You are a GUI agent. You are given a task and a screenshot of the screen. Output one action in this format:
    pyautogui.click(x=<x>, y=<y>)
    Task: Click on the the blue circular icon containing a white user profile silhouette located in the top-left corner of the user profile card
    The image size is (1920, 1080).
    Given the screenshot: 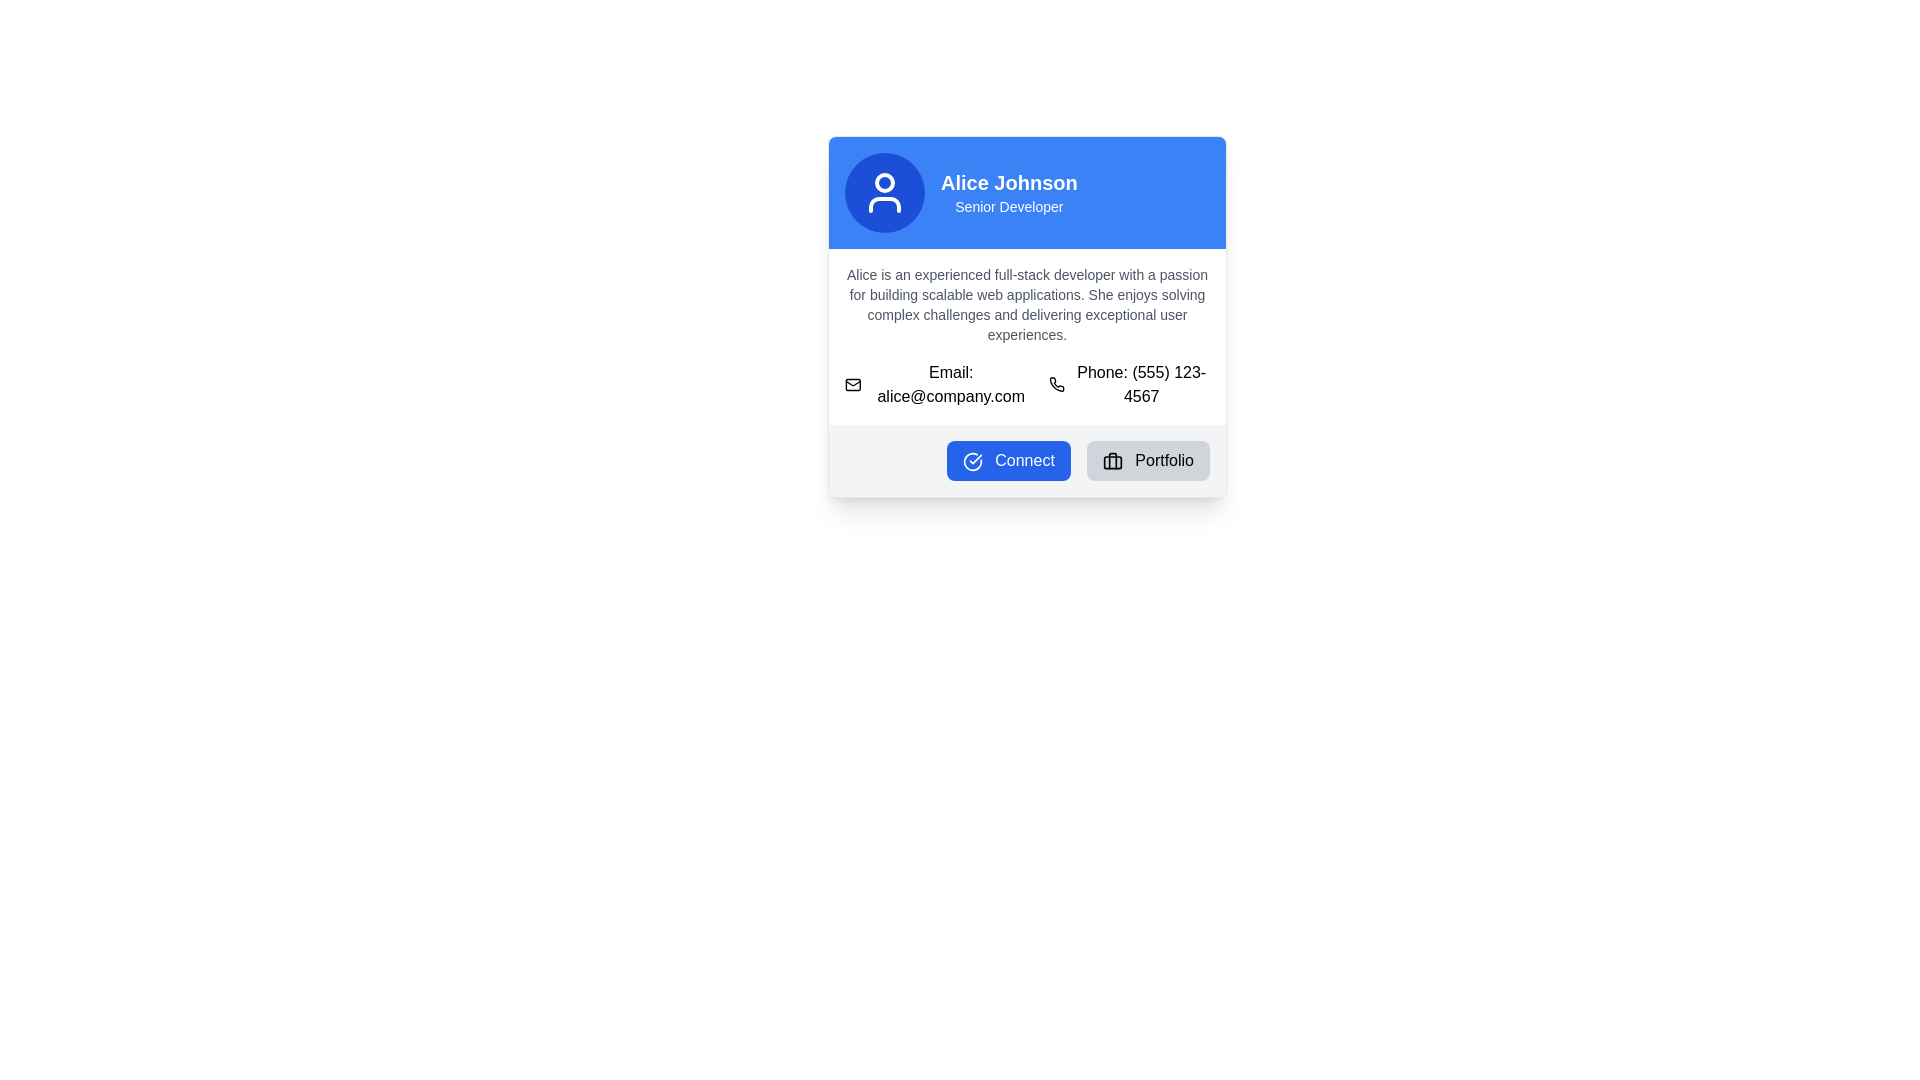 What is the action you would take?
    pyautogui.click(x=883, y=192)
    